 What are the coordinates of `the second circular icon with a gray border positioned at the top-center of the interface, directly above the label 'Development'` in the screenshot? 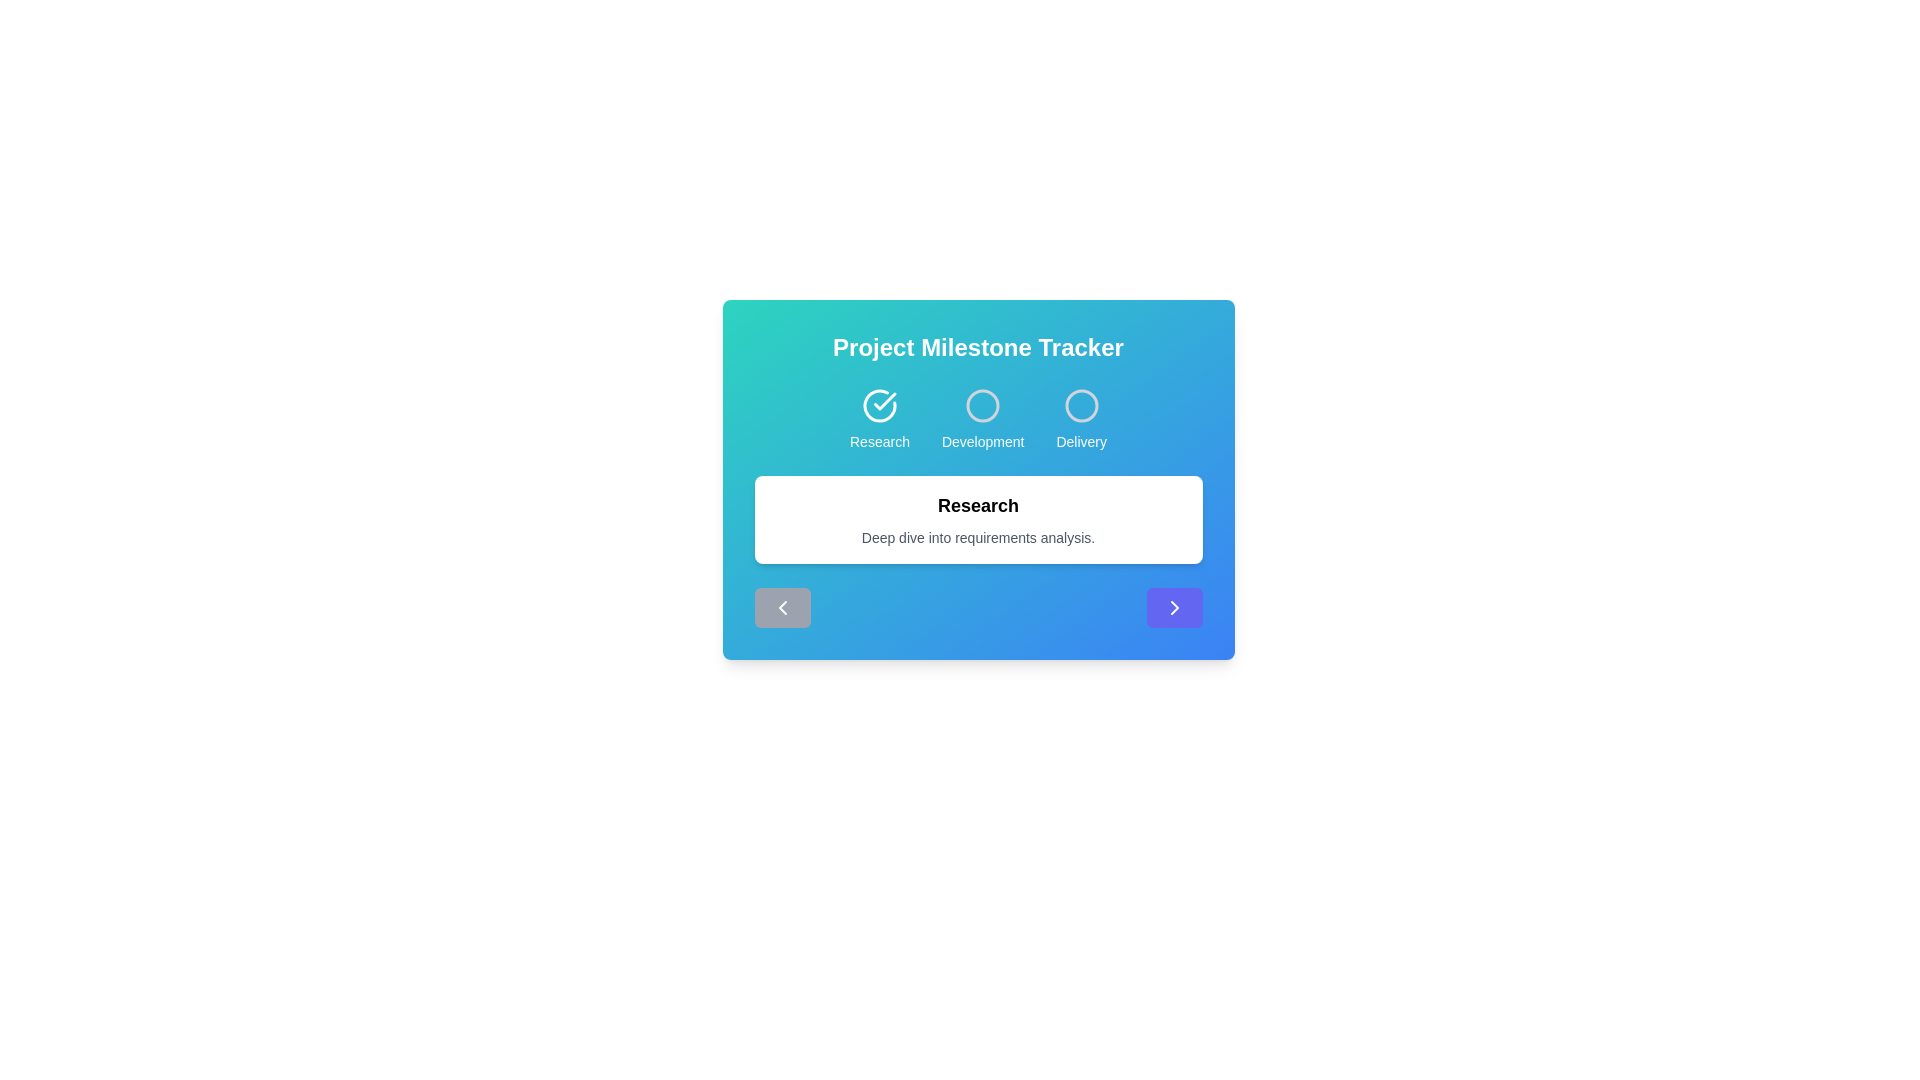 It's located at (983, 405).